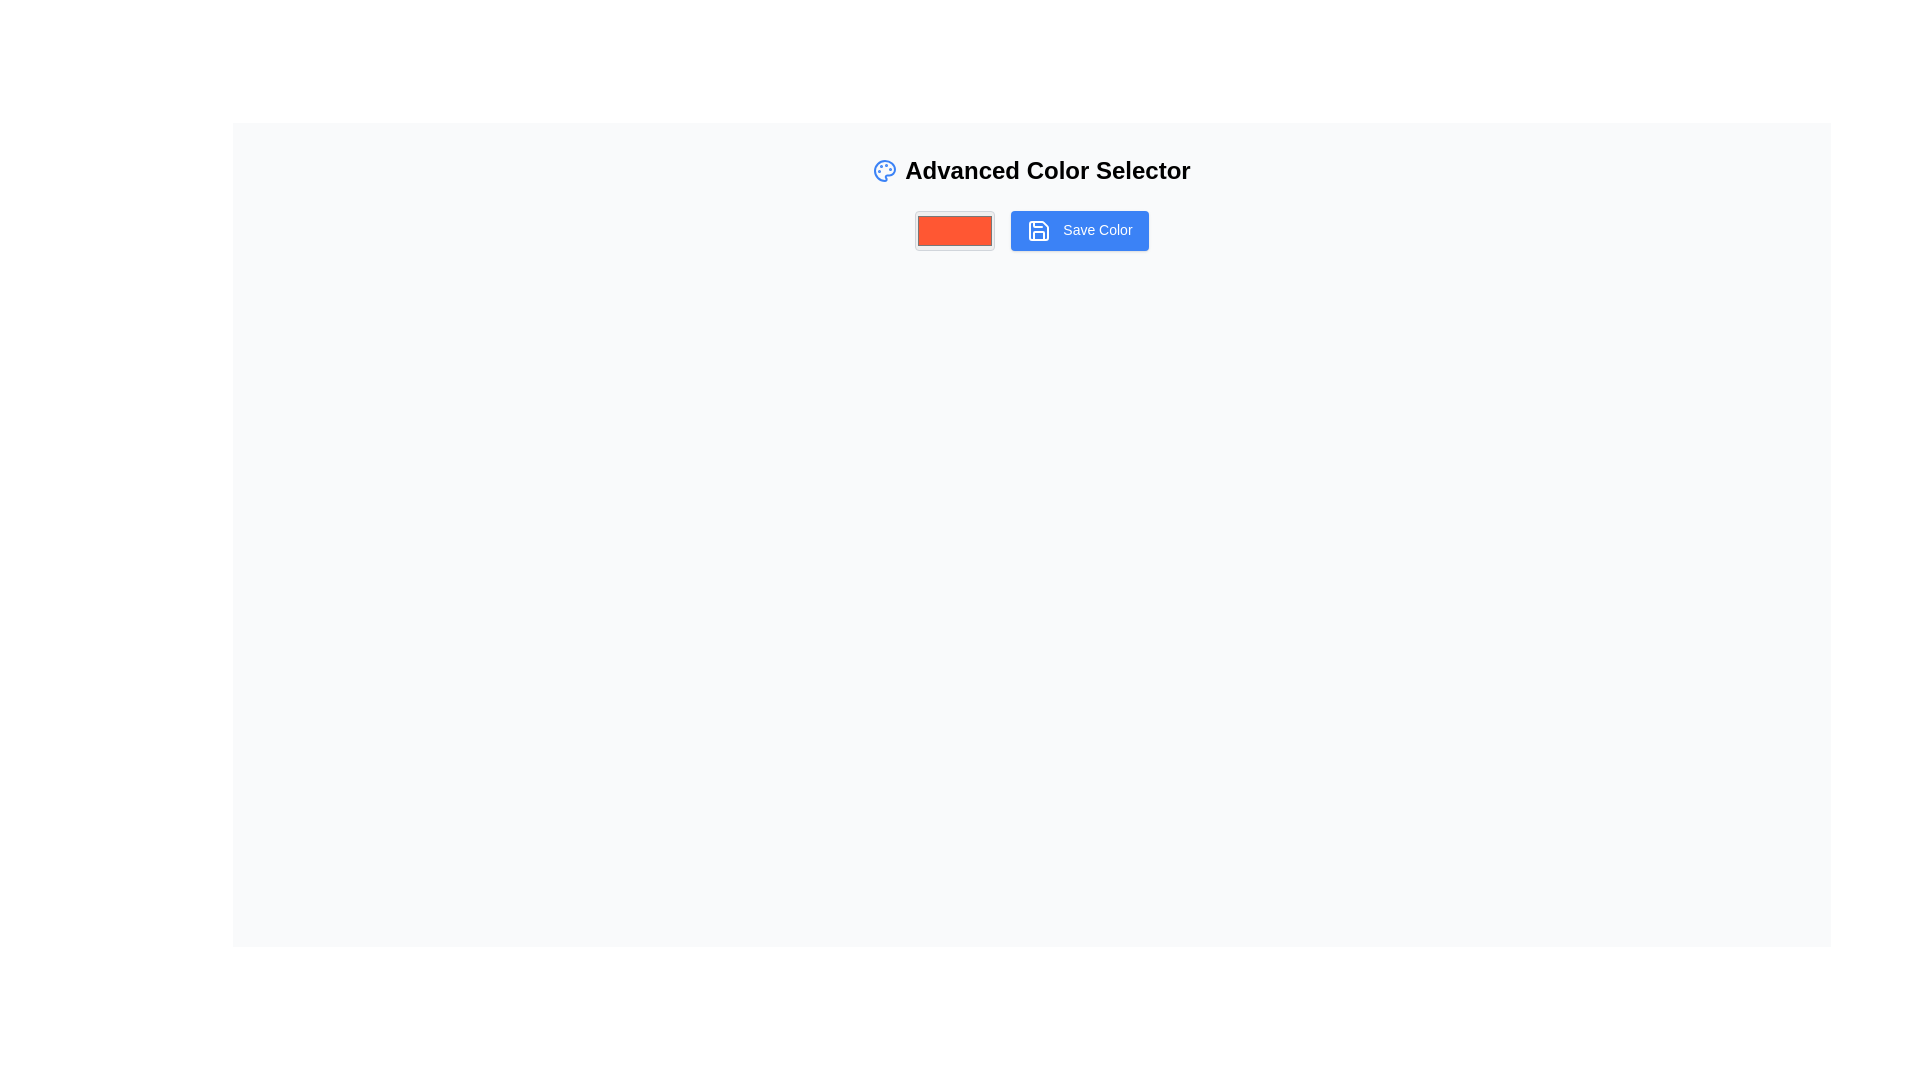 The image size is (1920, 1080). I want to click on the save button located to the right of the color-selection box under the 'Advanced Color Selector' header, so click(1032, 230).